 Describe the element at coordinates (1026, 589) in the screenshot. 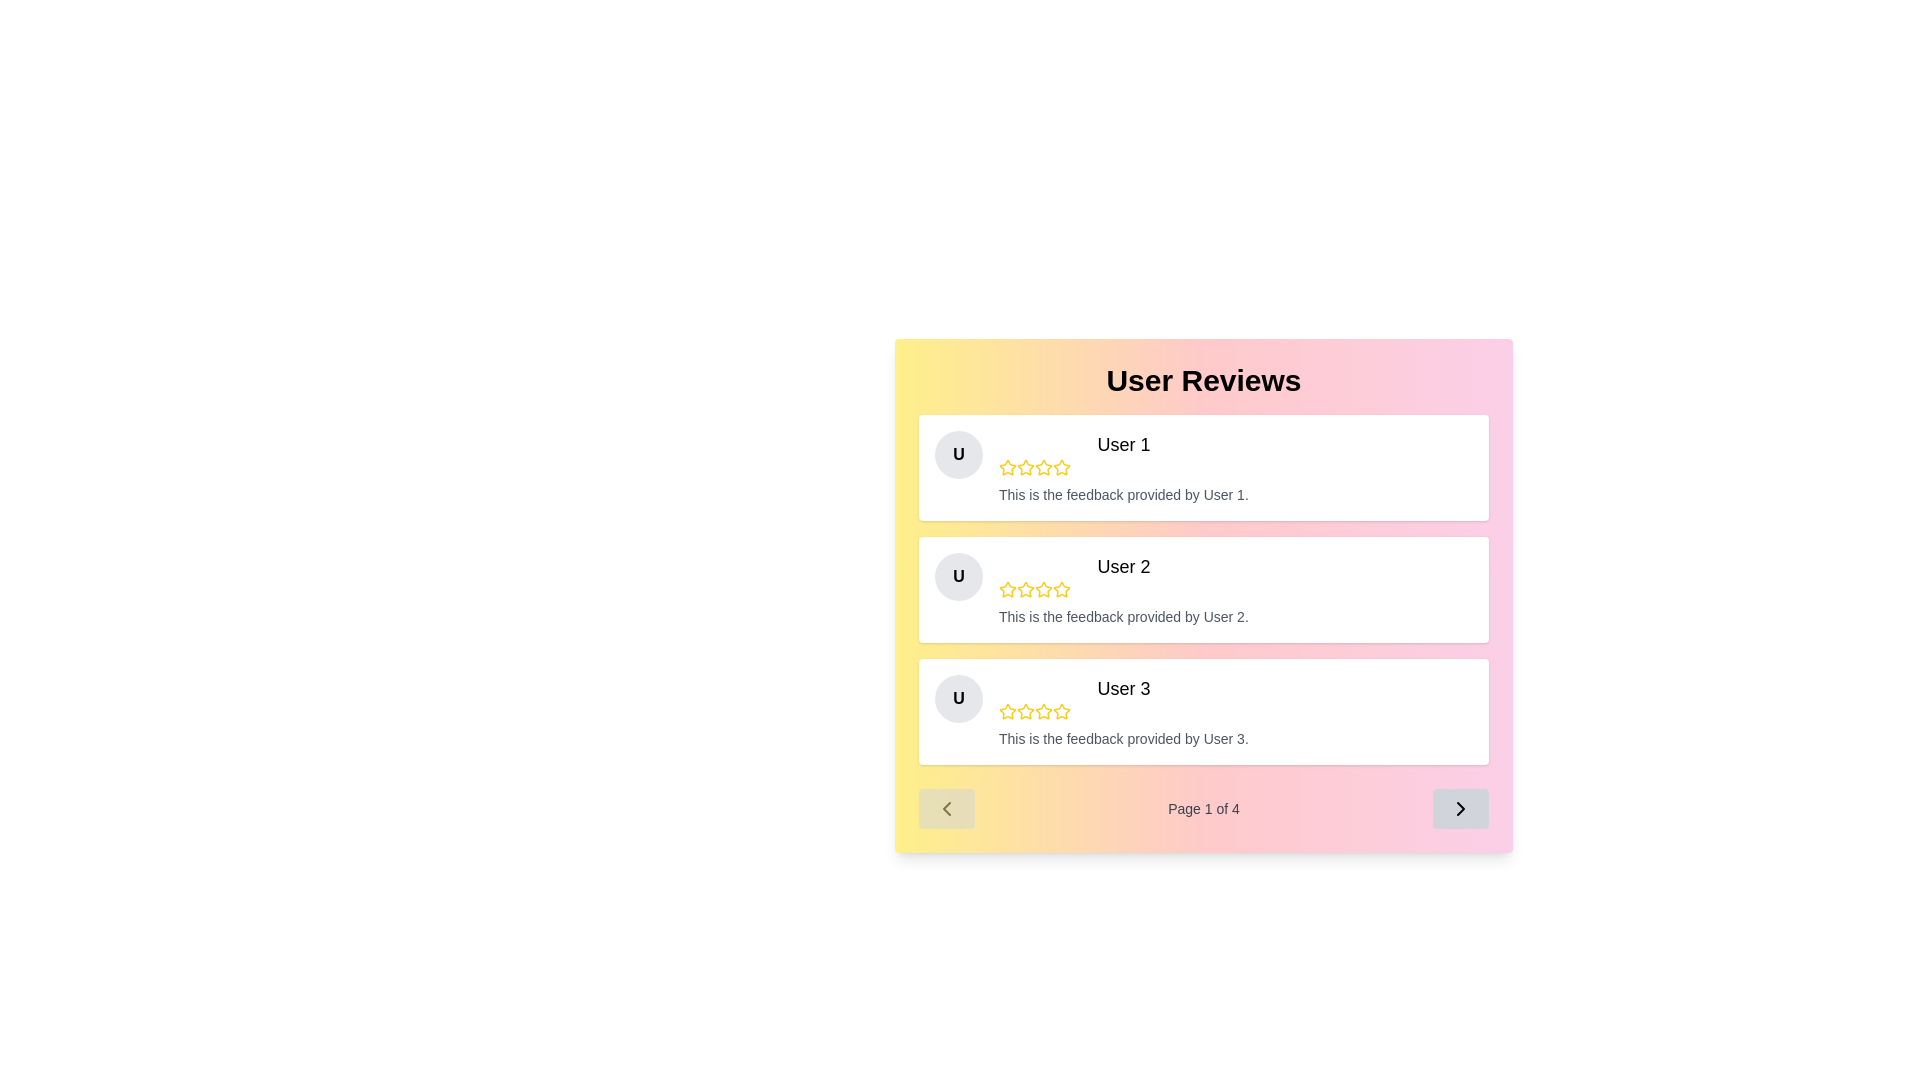

I see `the second star in the 5-star rating system for 'User 2', which visually indicates a rating of 2 out of 5` at that location.